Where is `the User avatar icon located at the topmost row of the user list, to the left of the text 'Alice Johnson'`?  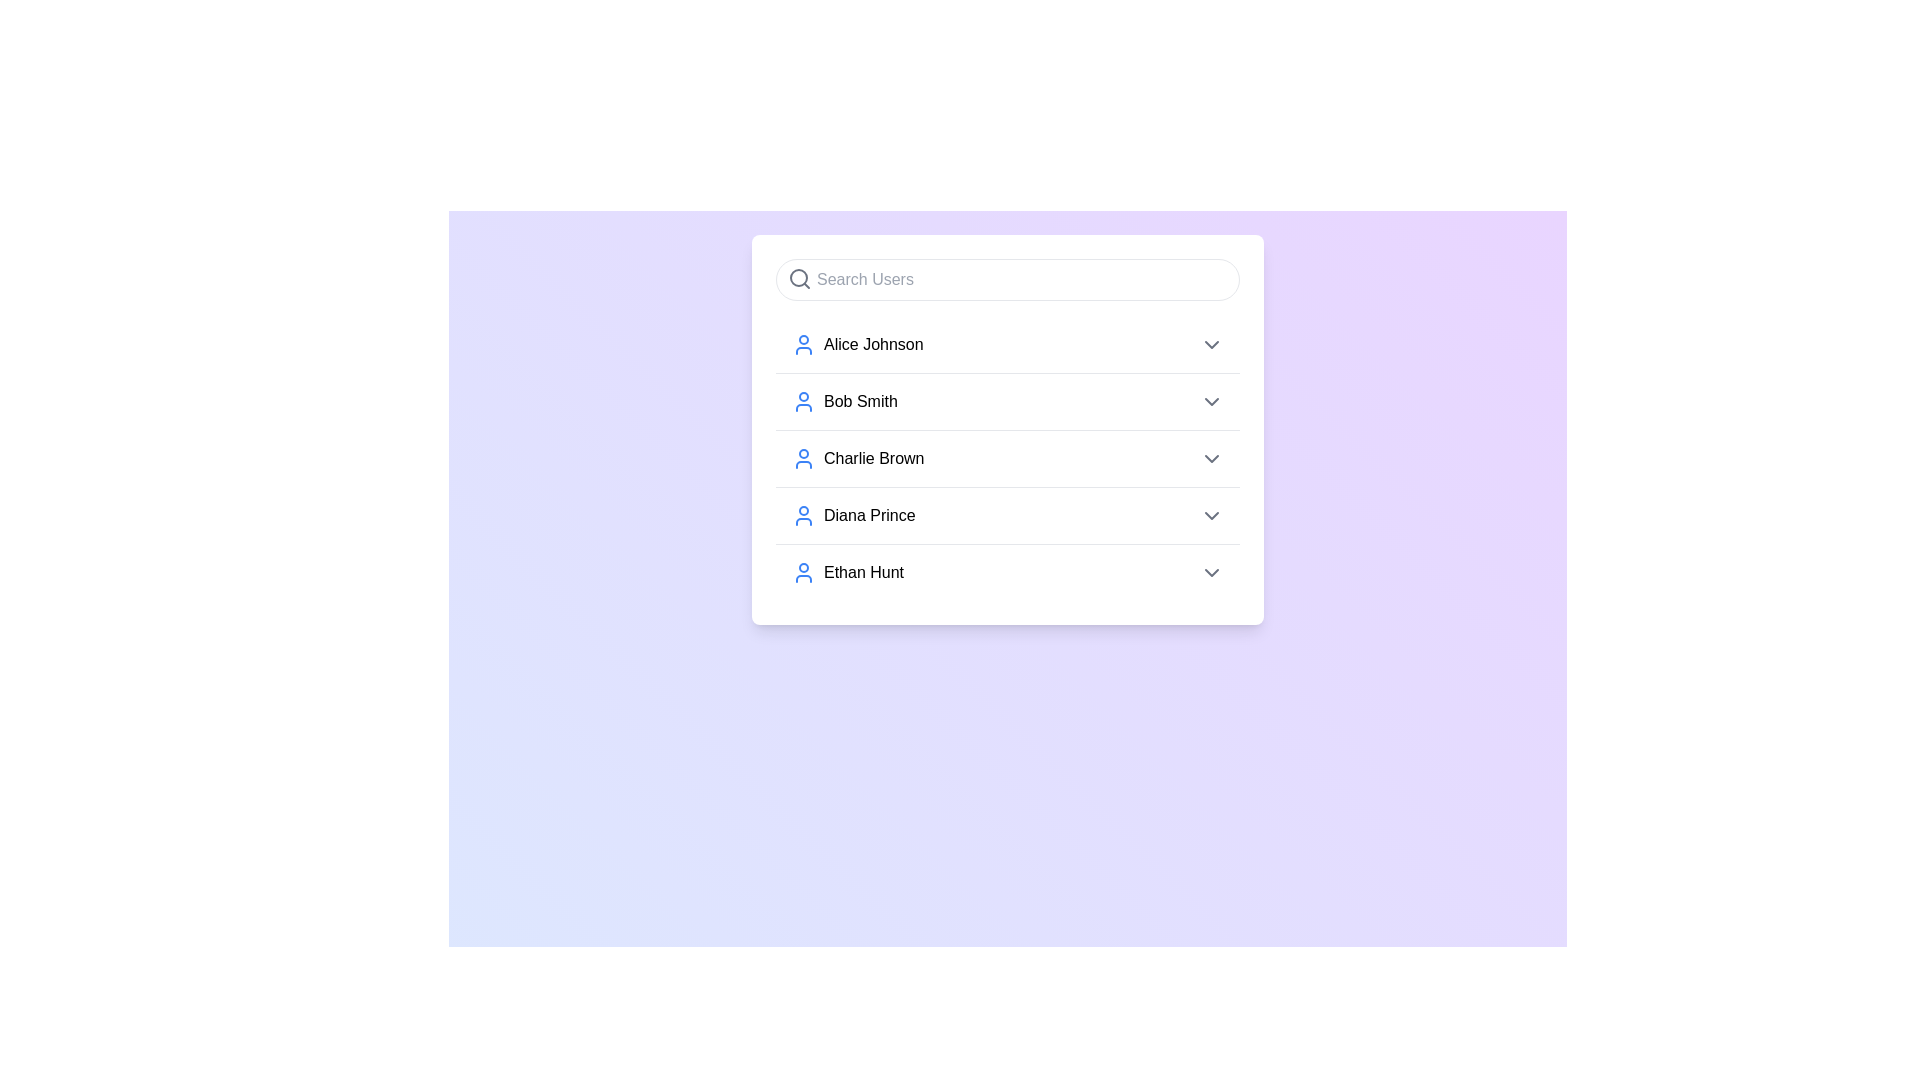
the User avatar icon located at the topmost row of the user list, to the left of the text 'Alice Johnson' is located at coordinates (804, 343).